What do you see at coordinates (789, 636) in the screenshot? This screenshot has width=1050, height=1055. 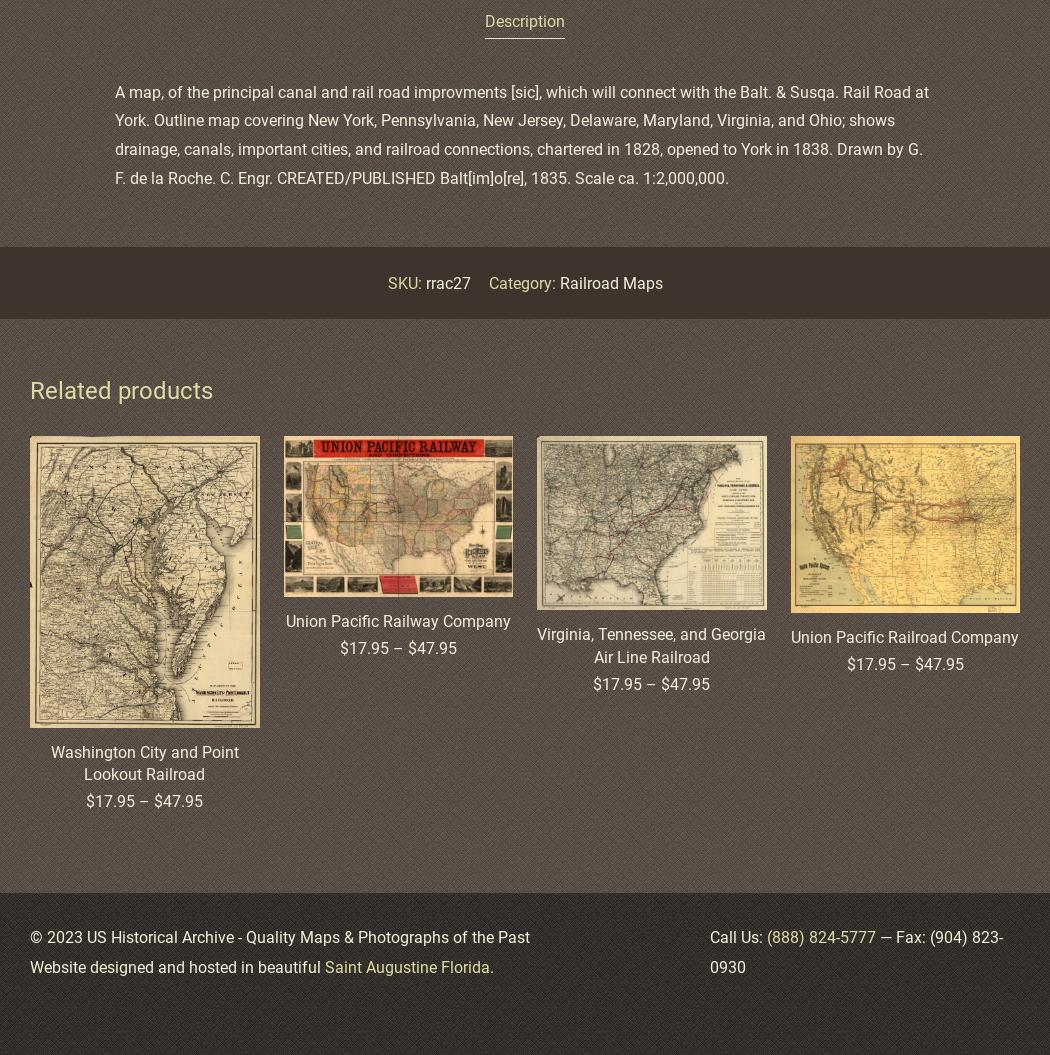 I see `'Union Pacific Railroad Company'` at bounding box center [789, 636].